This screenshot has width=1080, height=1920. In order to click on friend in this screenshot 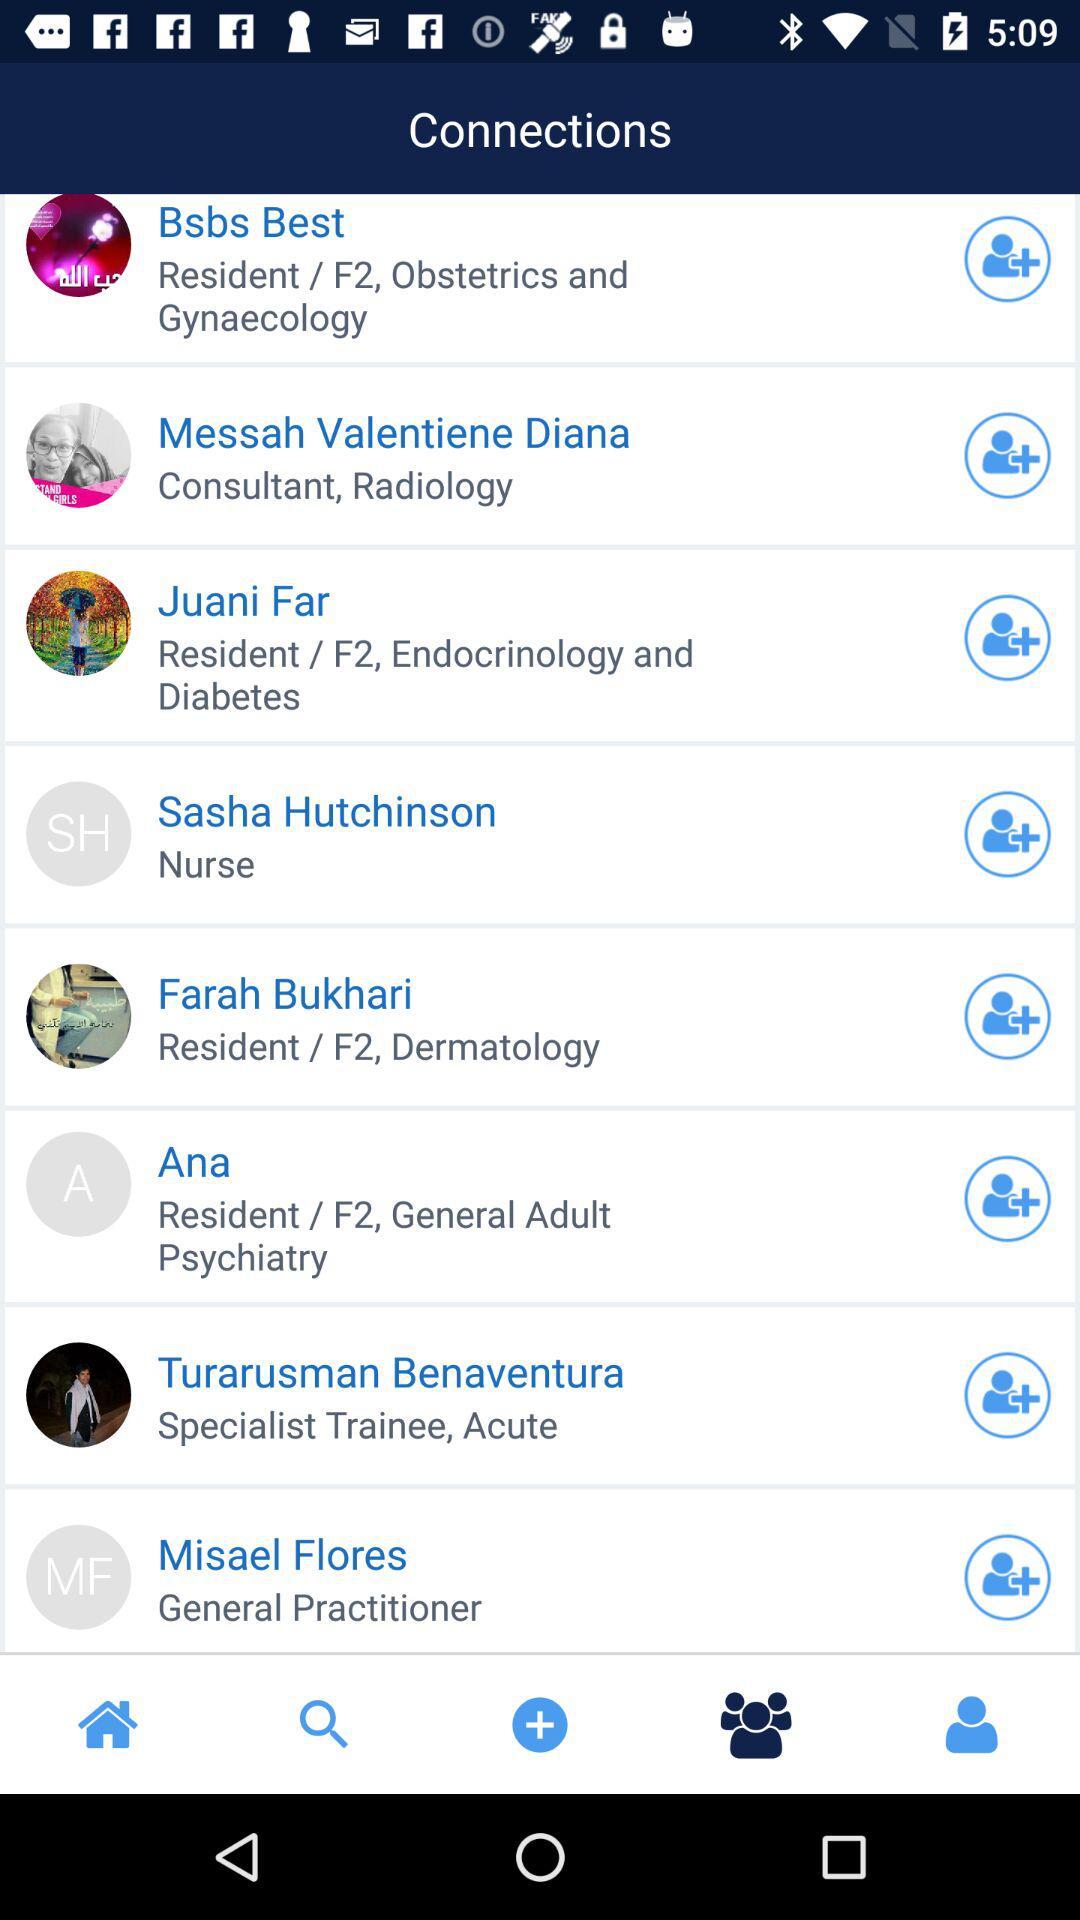, I will do `click(1007, 1016)`.